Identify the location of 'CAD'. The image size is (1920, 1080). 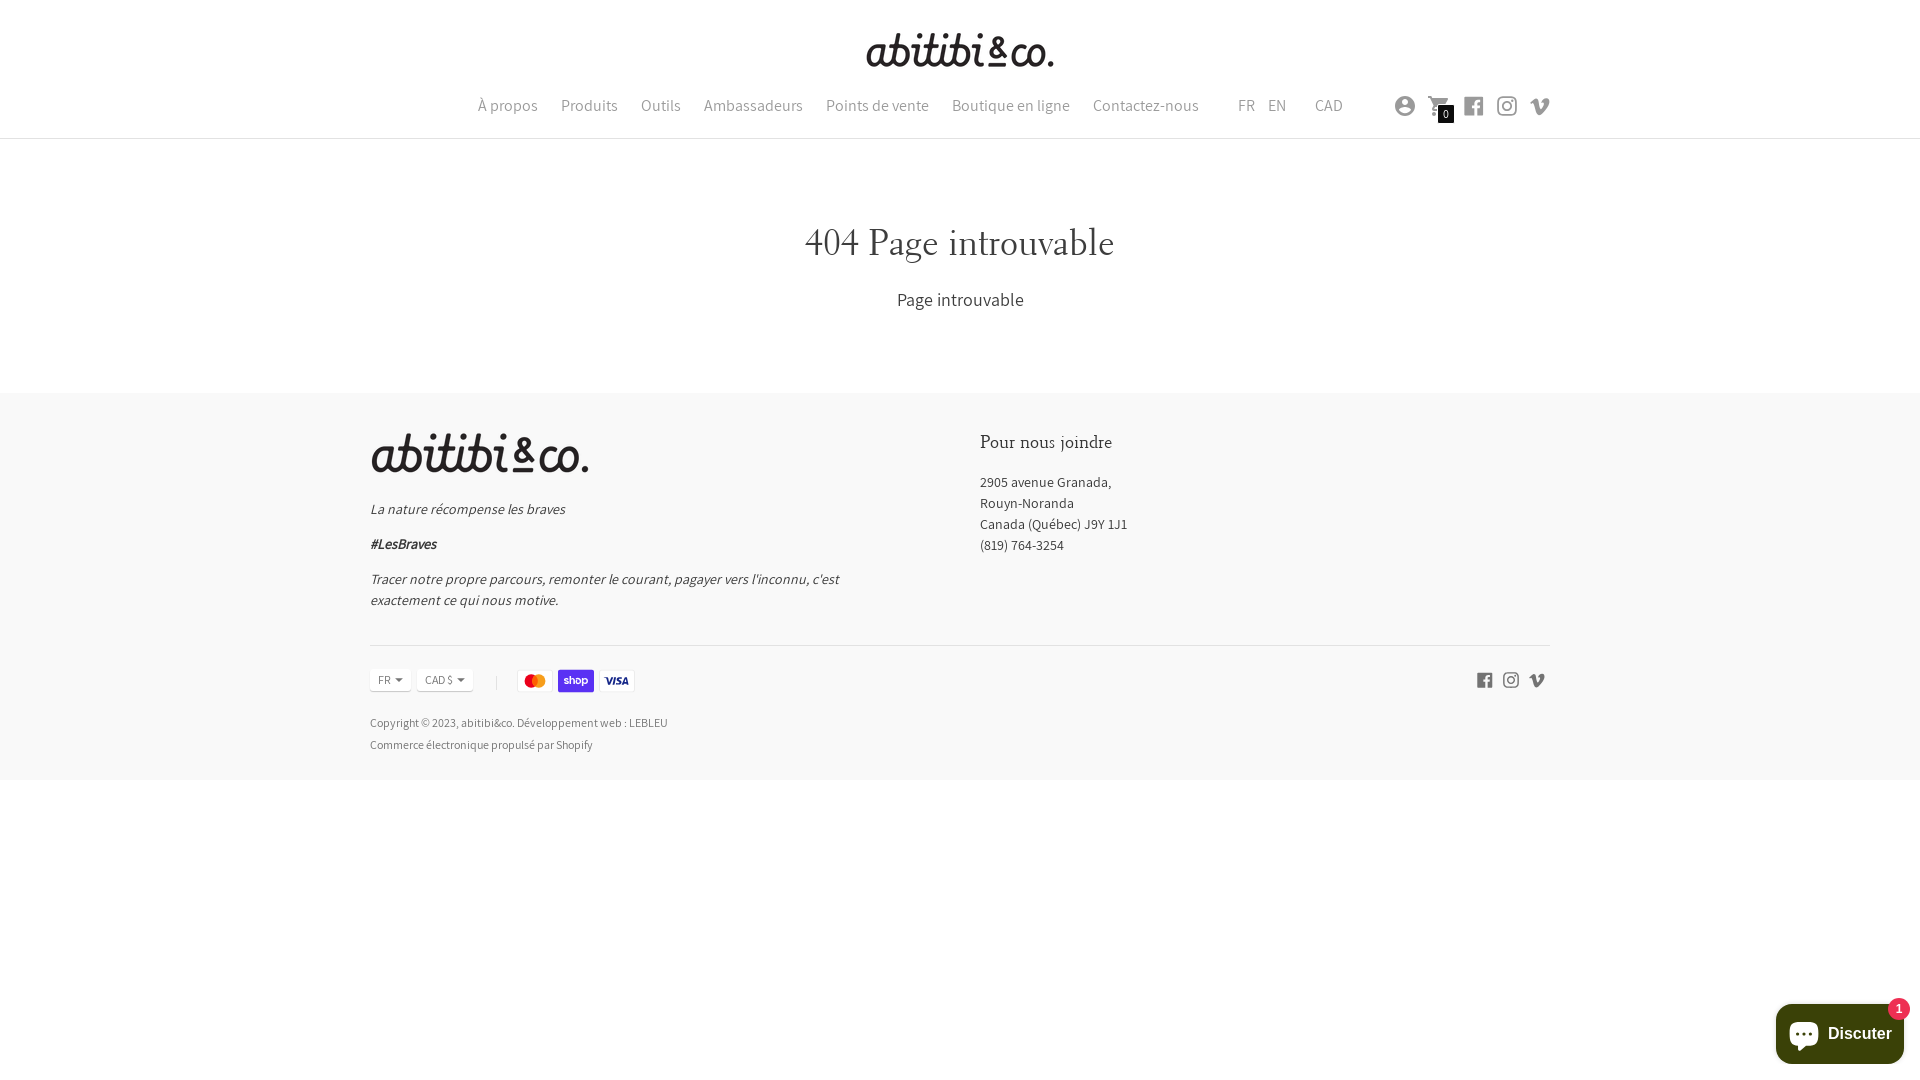
(1329, 105).